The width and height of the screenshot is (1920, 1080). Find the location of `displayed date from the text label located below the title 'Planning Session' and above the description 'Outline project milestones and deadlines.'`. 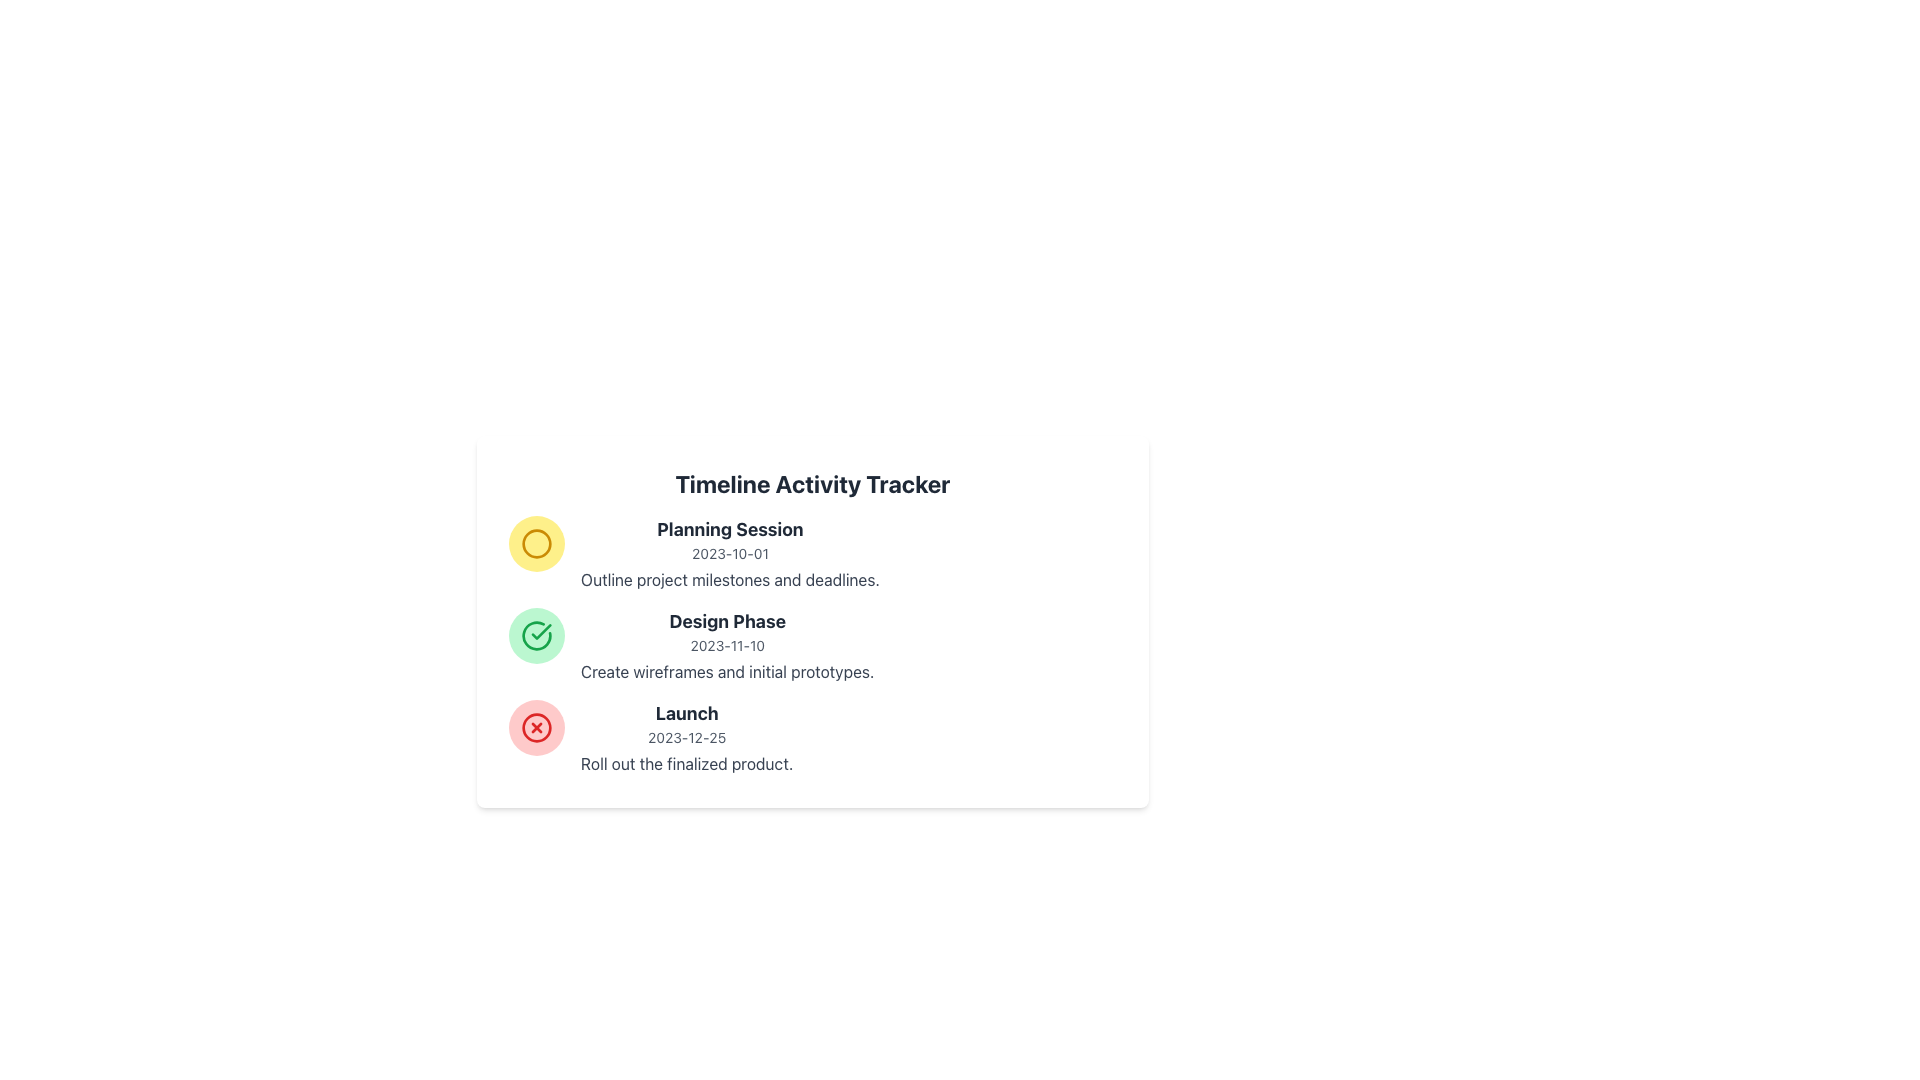

displayed date from the text label located below the title 'Planning Session' and above the description 'Outline project milestones and deadlines.' is located at coordinates (729, 554).